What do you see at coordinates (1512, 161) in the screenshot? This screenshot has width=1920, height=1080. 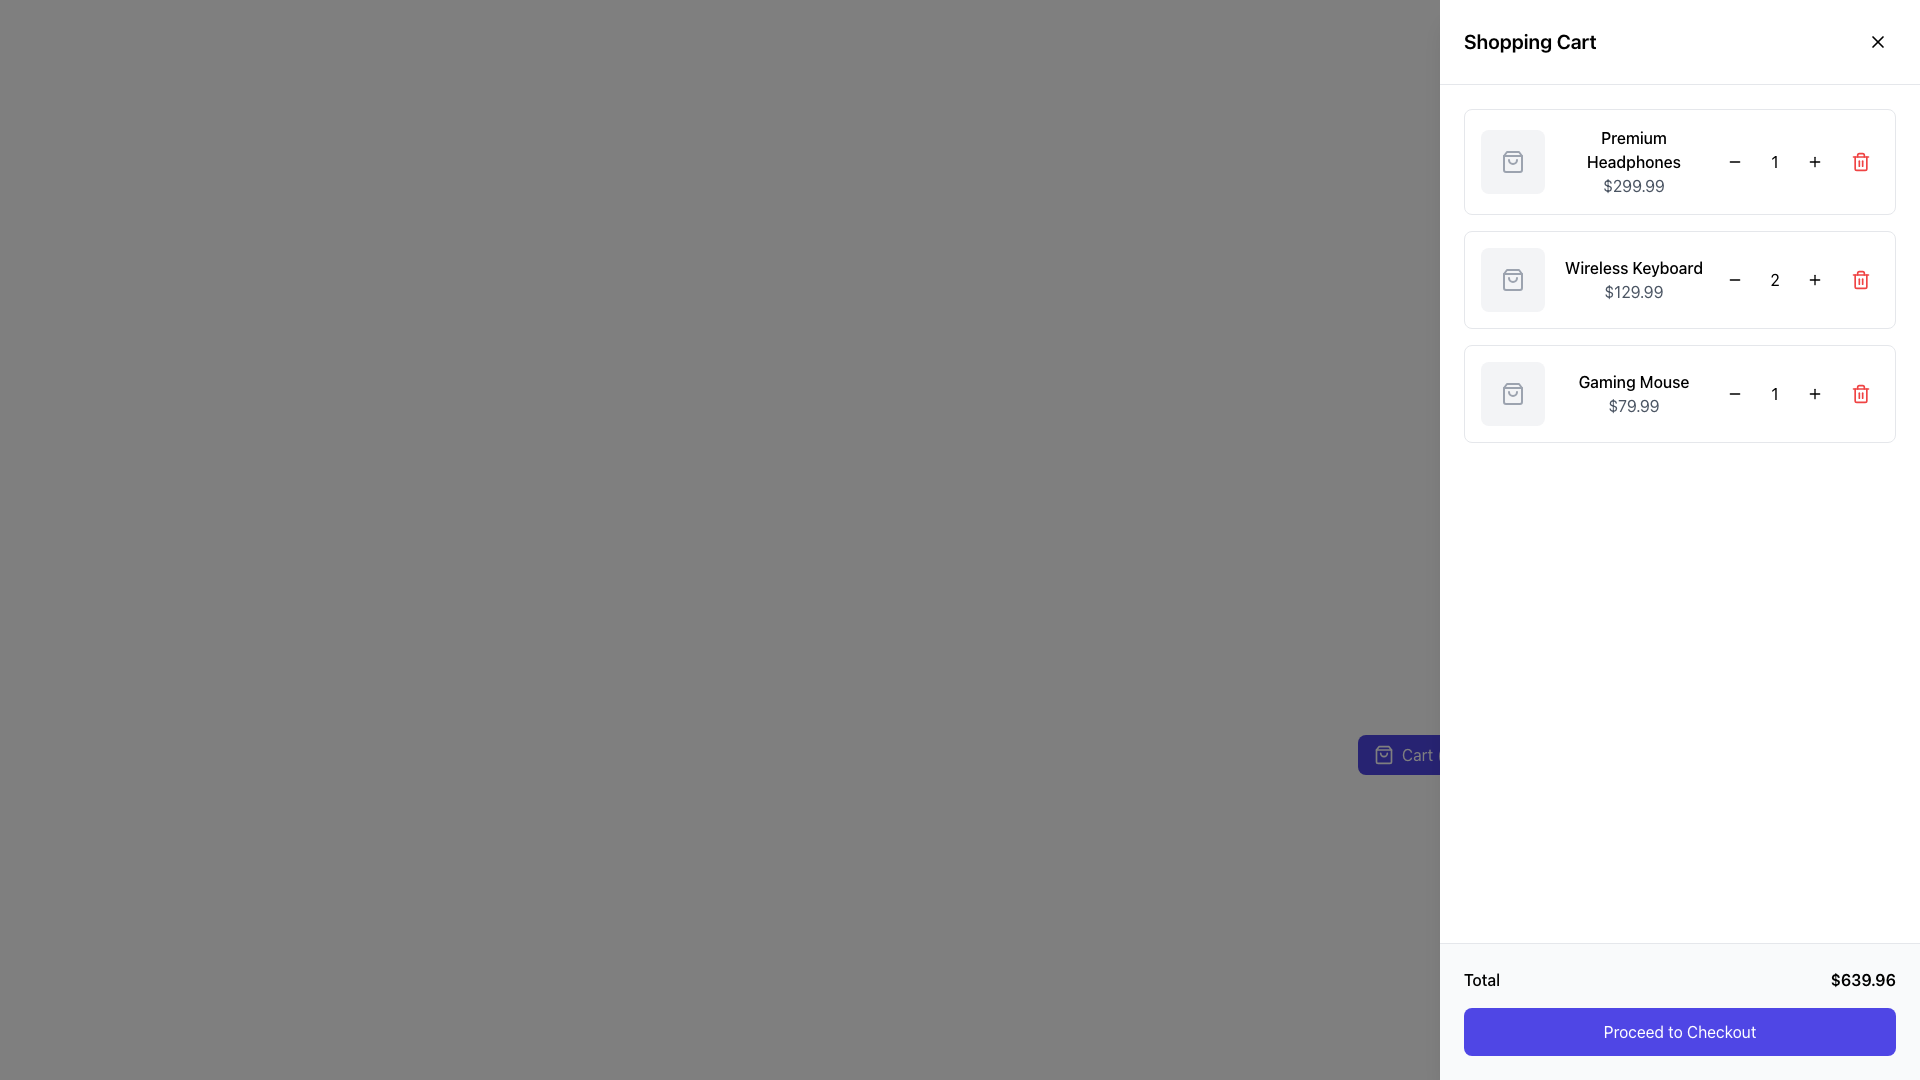 I see `the shopping bag icon representing the first item, 'Premium Headphones', in the shopping cart interface` at bounding box center [1512, 161].